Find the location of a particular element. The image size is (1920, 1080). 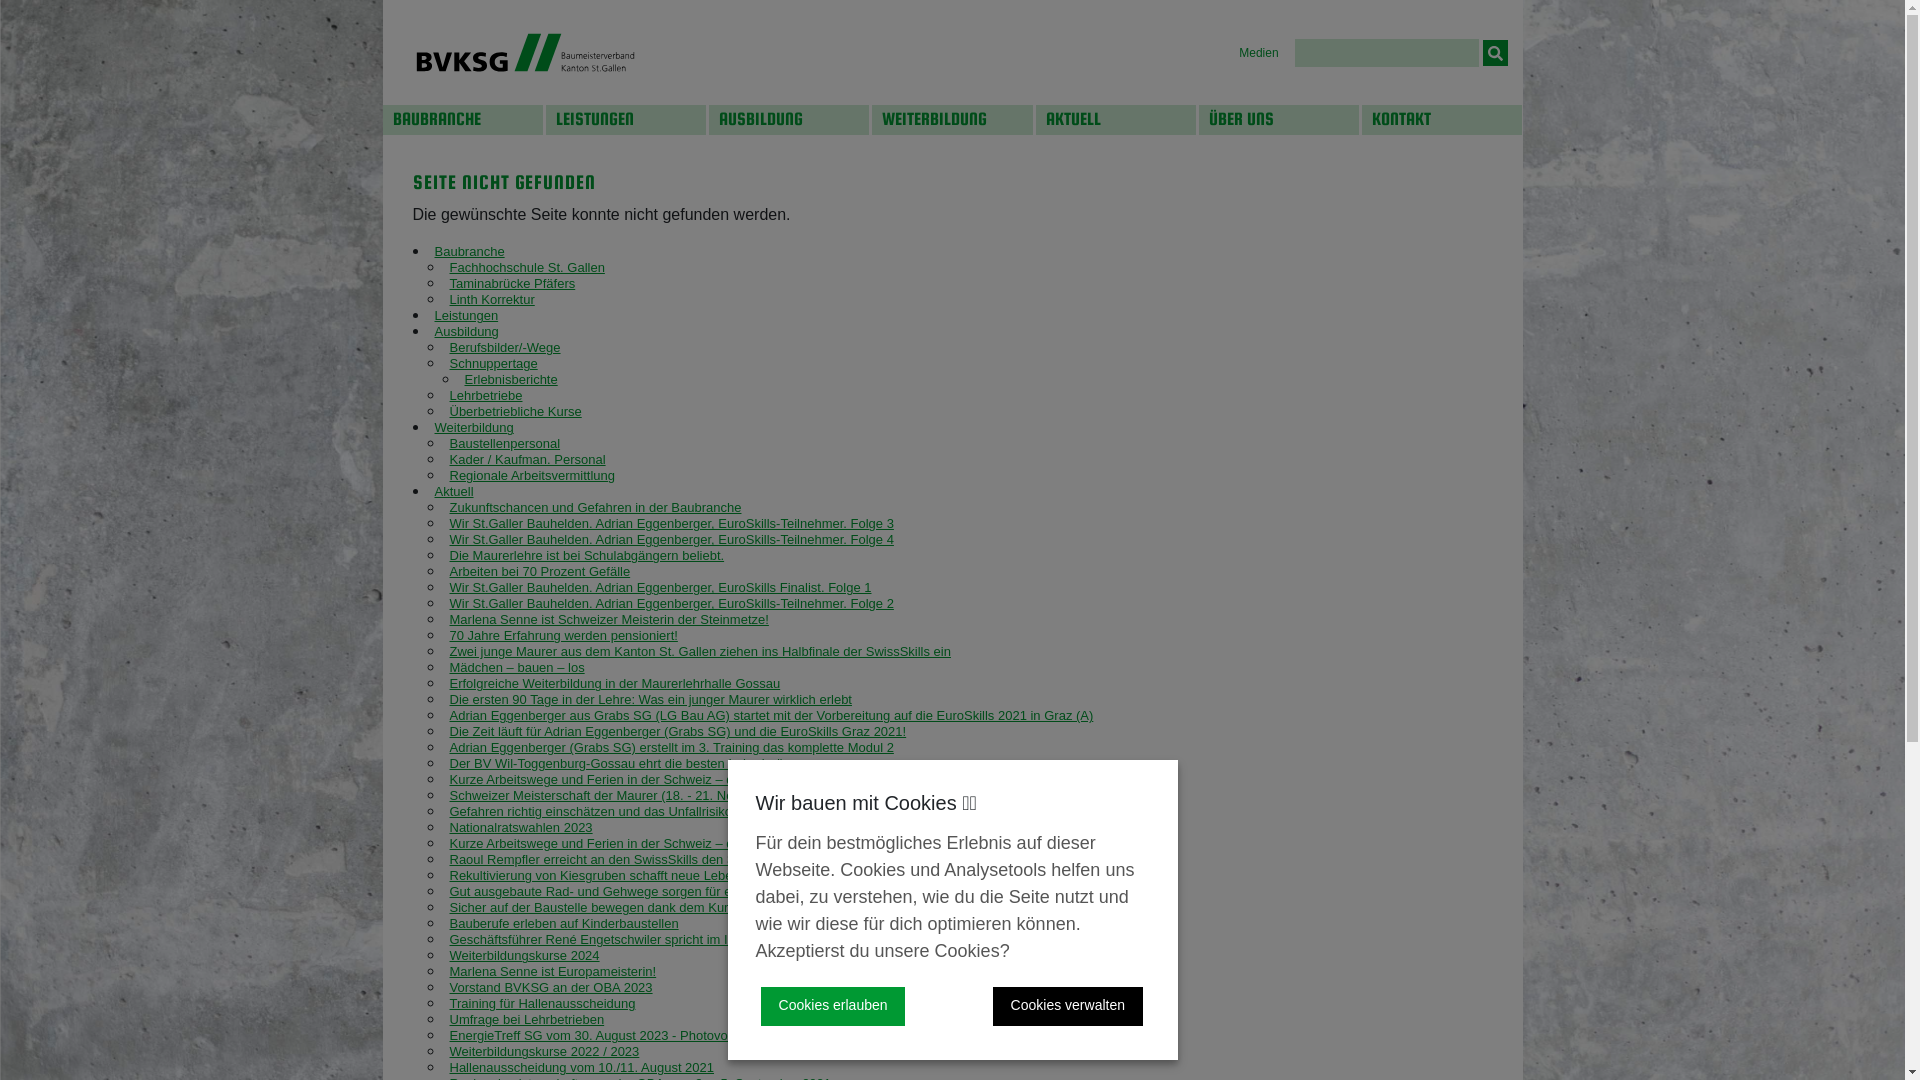

'AUSBILDUNG' is located at coordinates (787, 119).